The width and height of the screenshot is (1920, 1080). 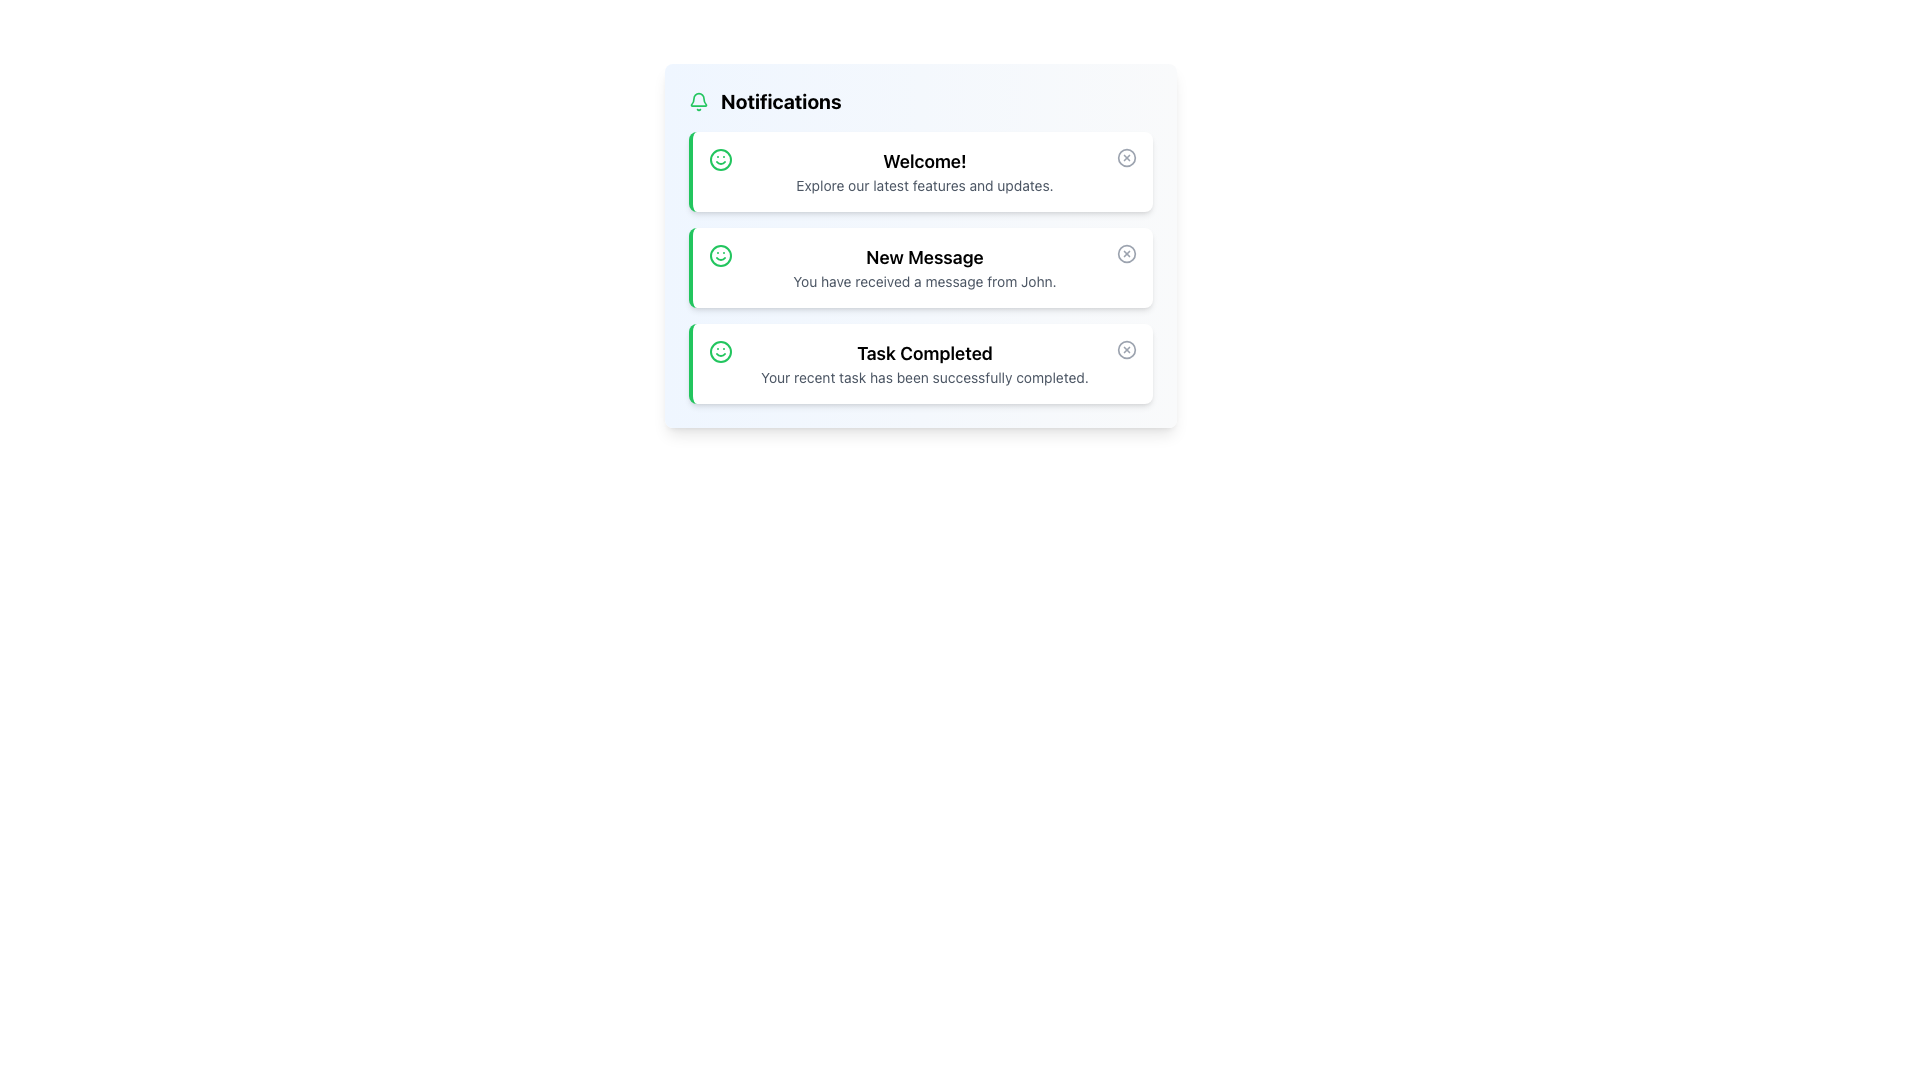 I want to click on the text component displaying 'Your recent task has been successfully completed.' which is located below the 'Task Completed' title in the notifications list, so click(x=924, y=378).